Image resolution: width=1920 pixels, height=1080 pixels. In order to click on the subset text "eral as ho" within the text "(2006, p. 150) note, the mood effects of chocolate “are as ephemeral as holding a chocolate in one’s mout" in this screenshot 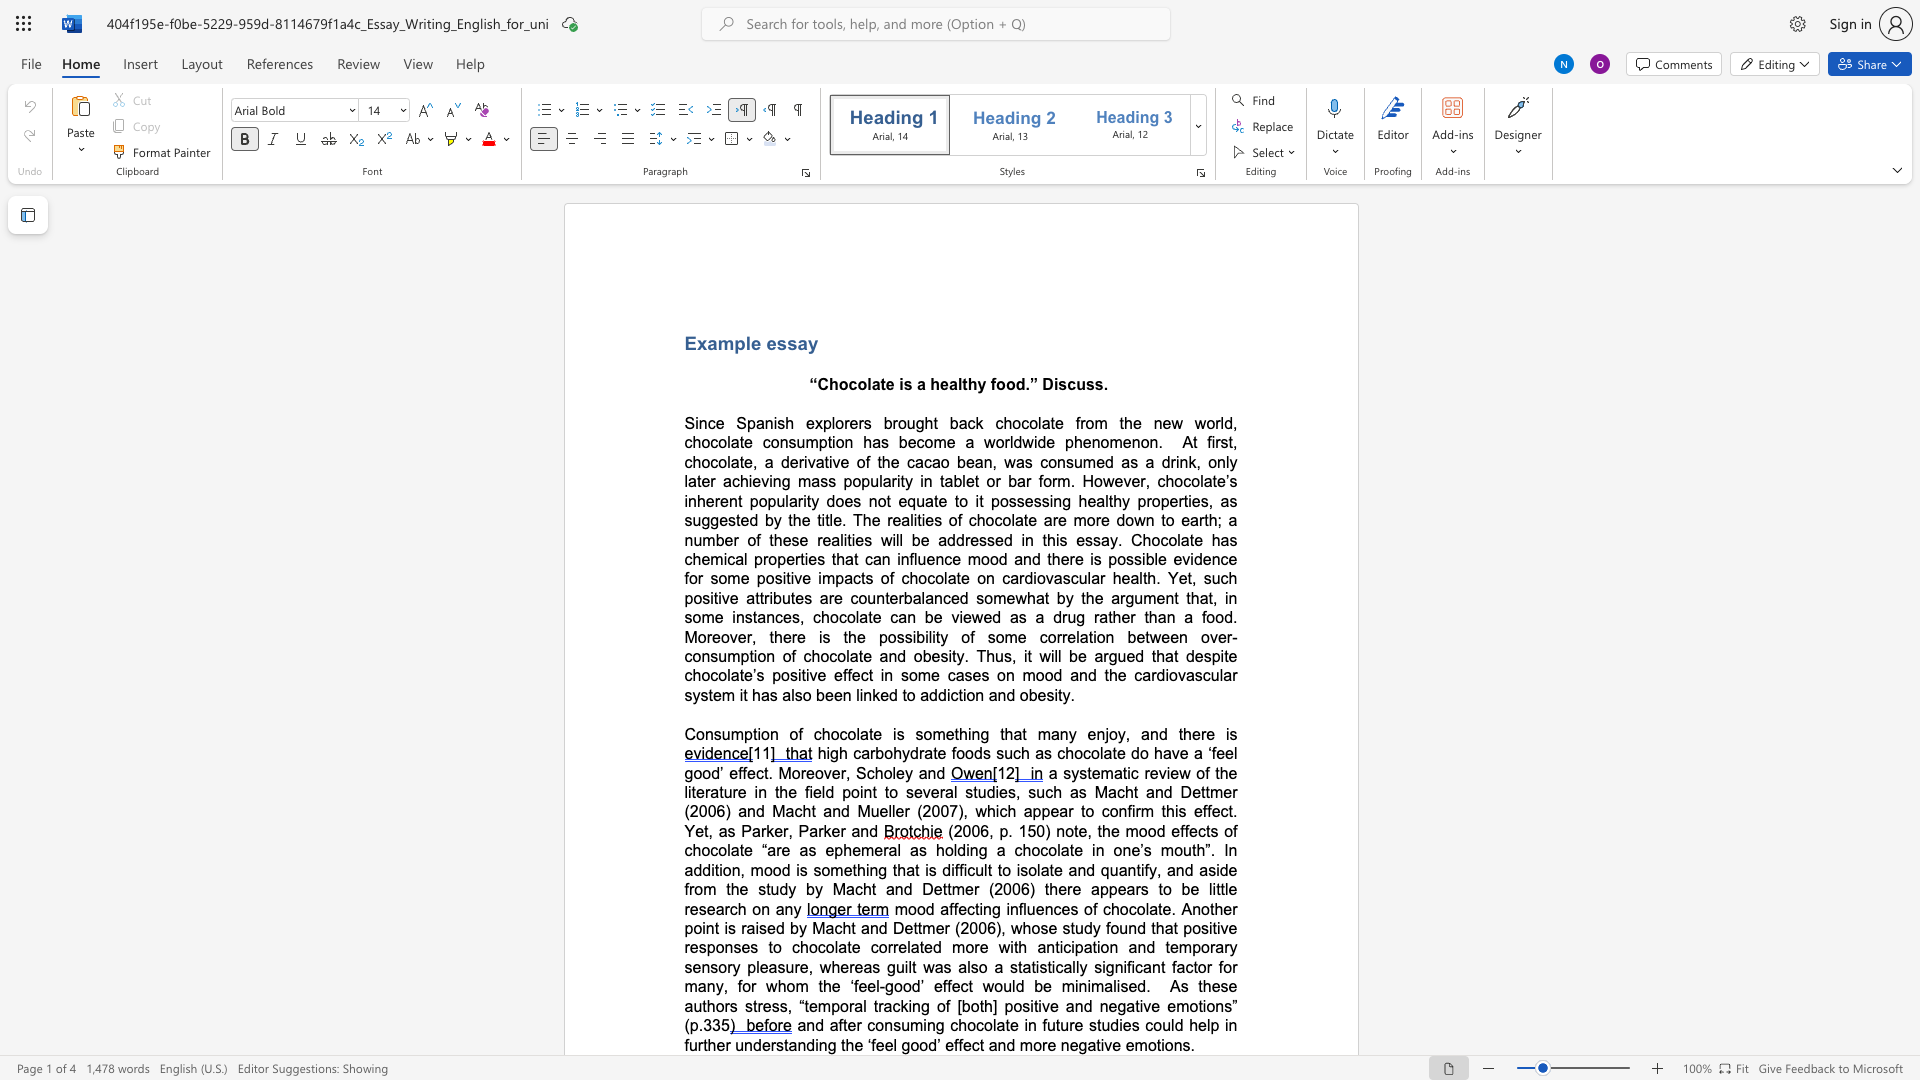, I will do `click(874, 850)`.